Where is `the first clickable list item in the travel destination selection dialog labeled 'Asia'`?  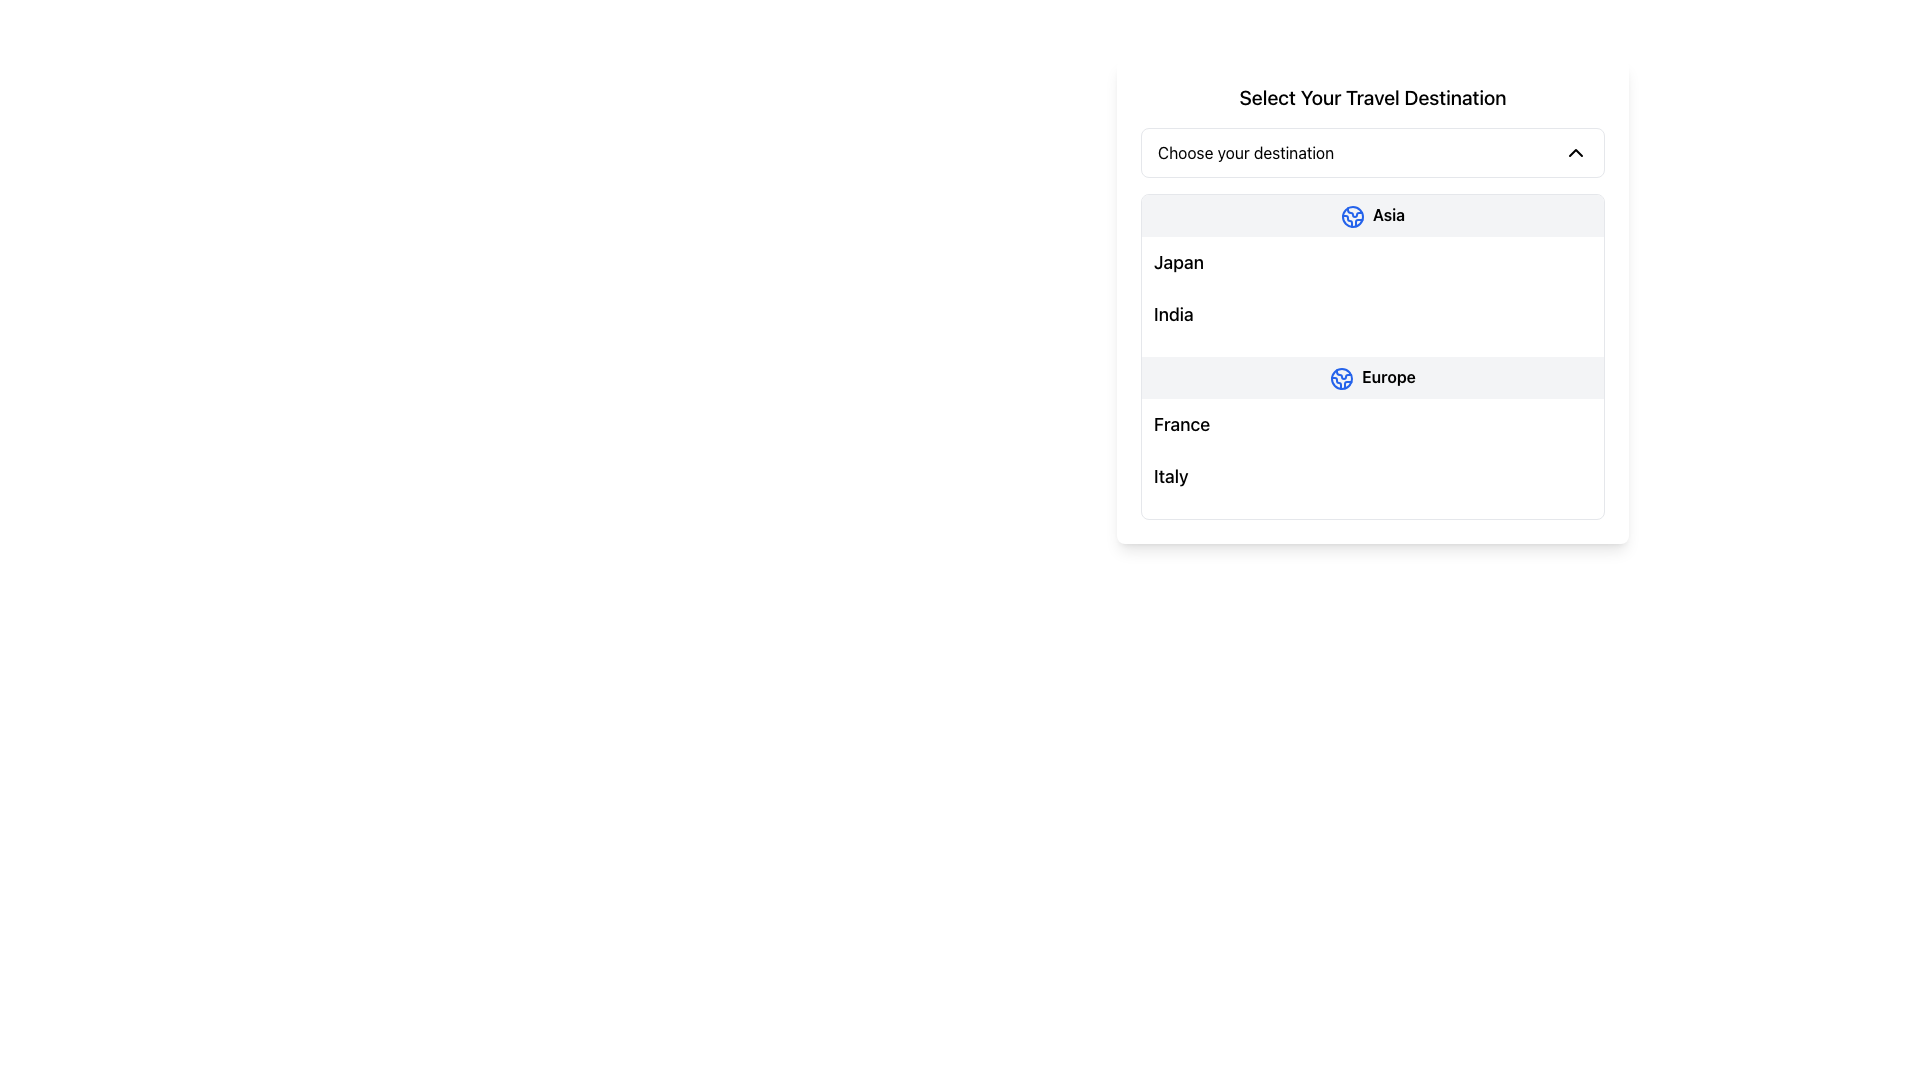 the first clickable list item in the travel destination selection dialog labeled 'Asia' is located at coordinates (1371, 215).